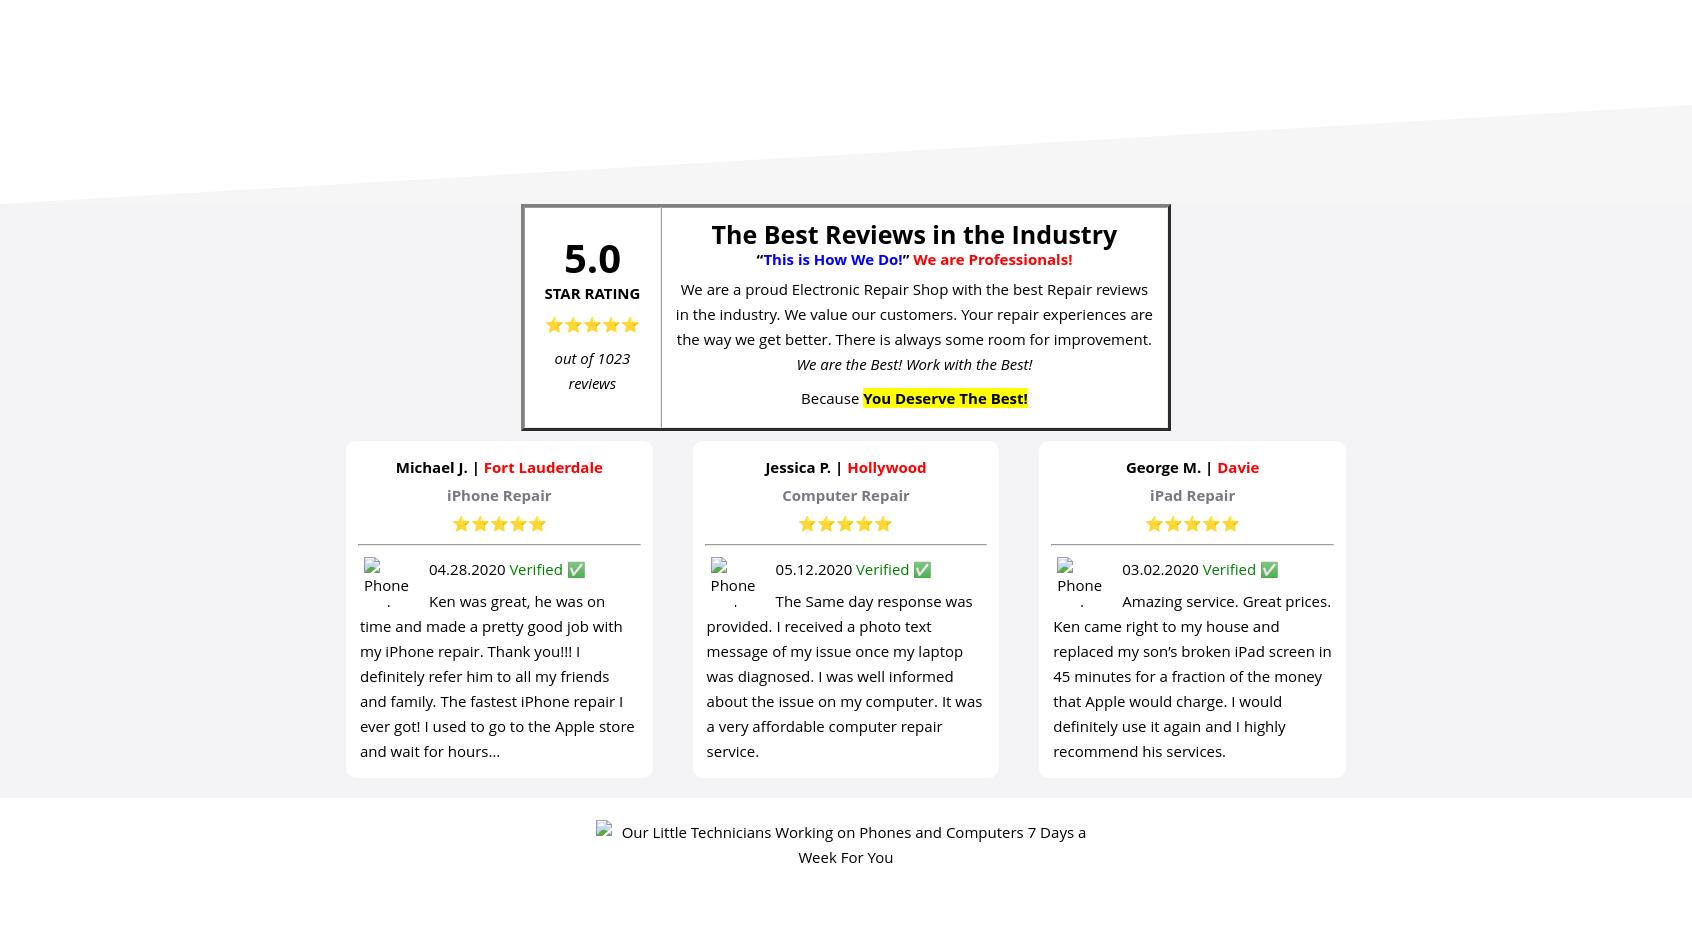 The width and height of the screenshot is (1692, 930). I want to click on 'We are a proud Electronic Repair Shop with the best Repair reviews in the industry. We value our customers. Your repair experiences are the way we get better. There is always some room for improvement.', so click(912, 312).